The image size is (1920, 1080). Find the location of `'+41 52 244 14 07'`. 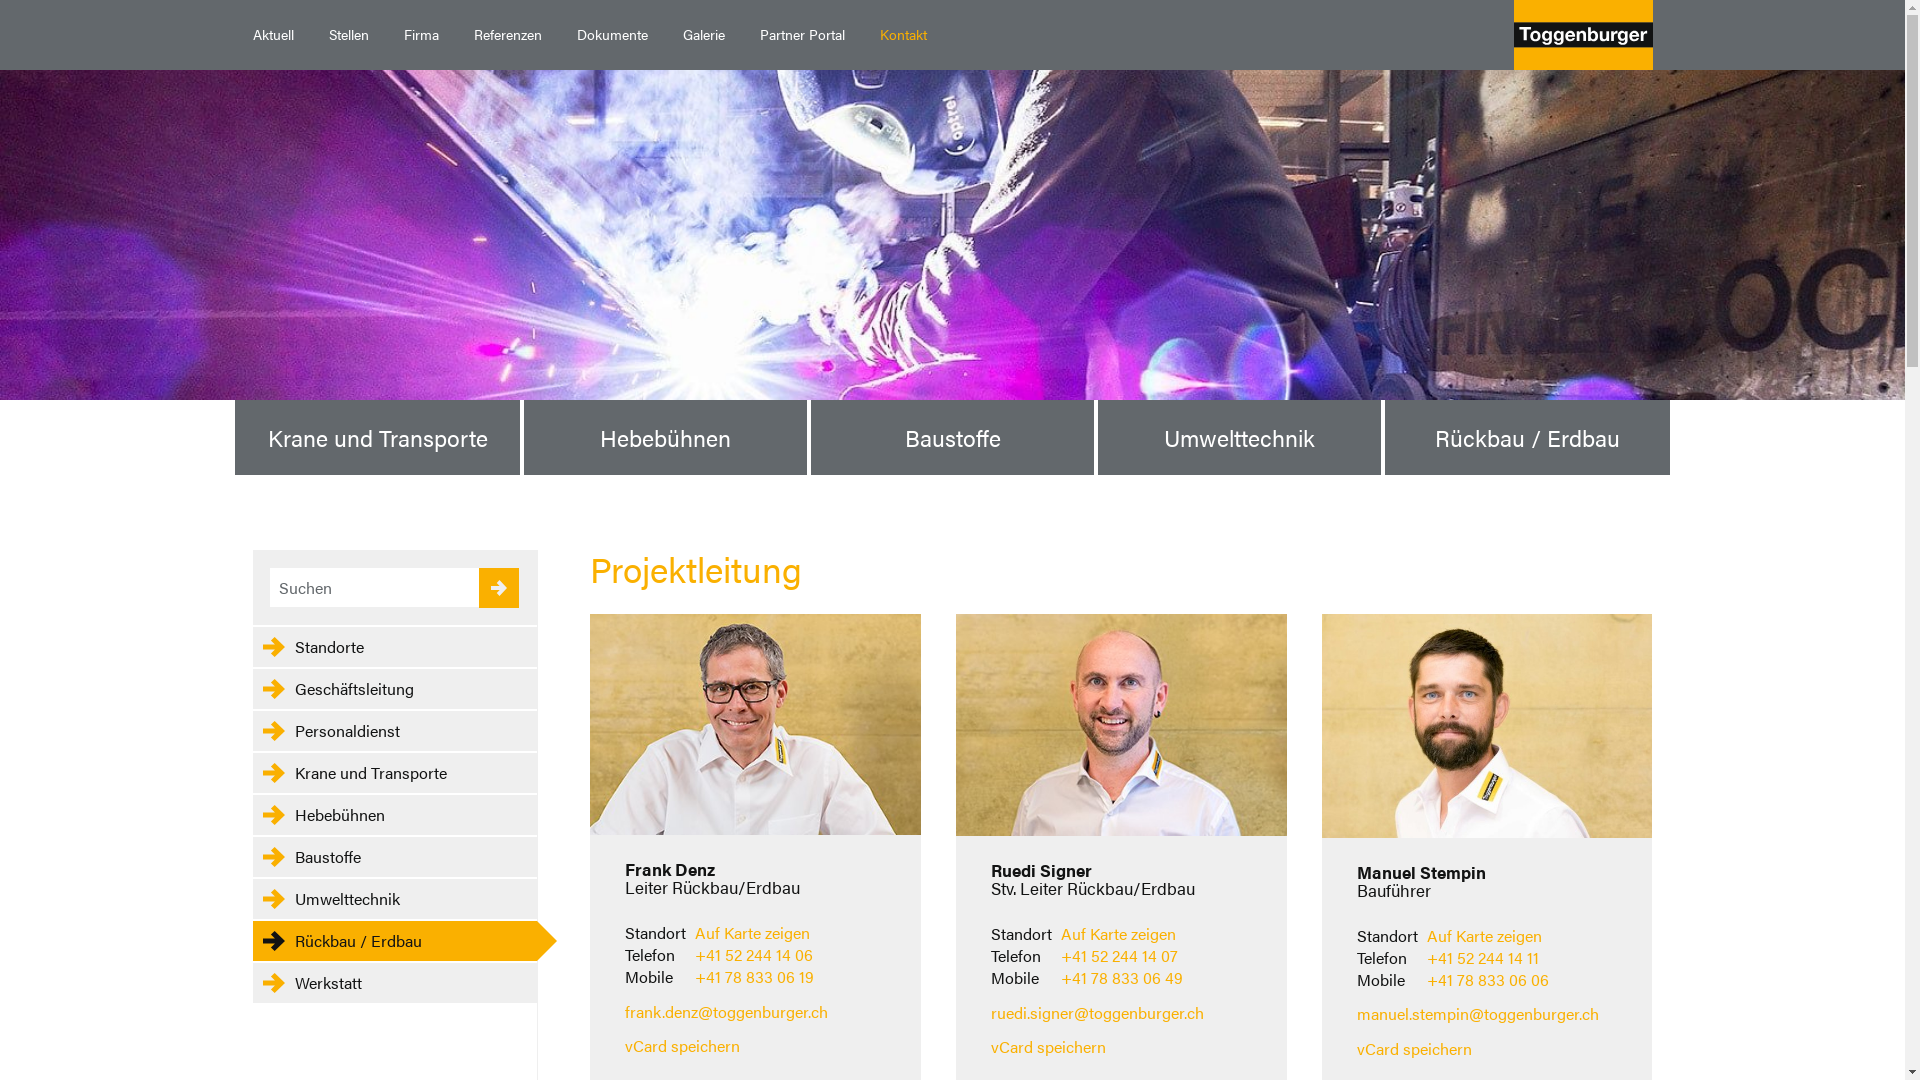

'+41 52 244 14 07' is located at coordinates (1118, 954).